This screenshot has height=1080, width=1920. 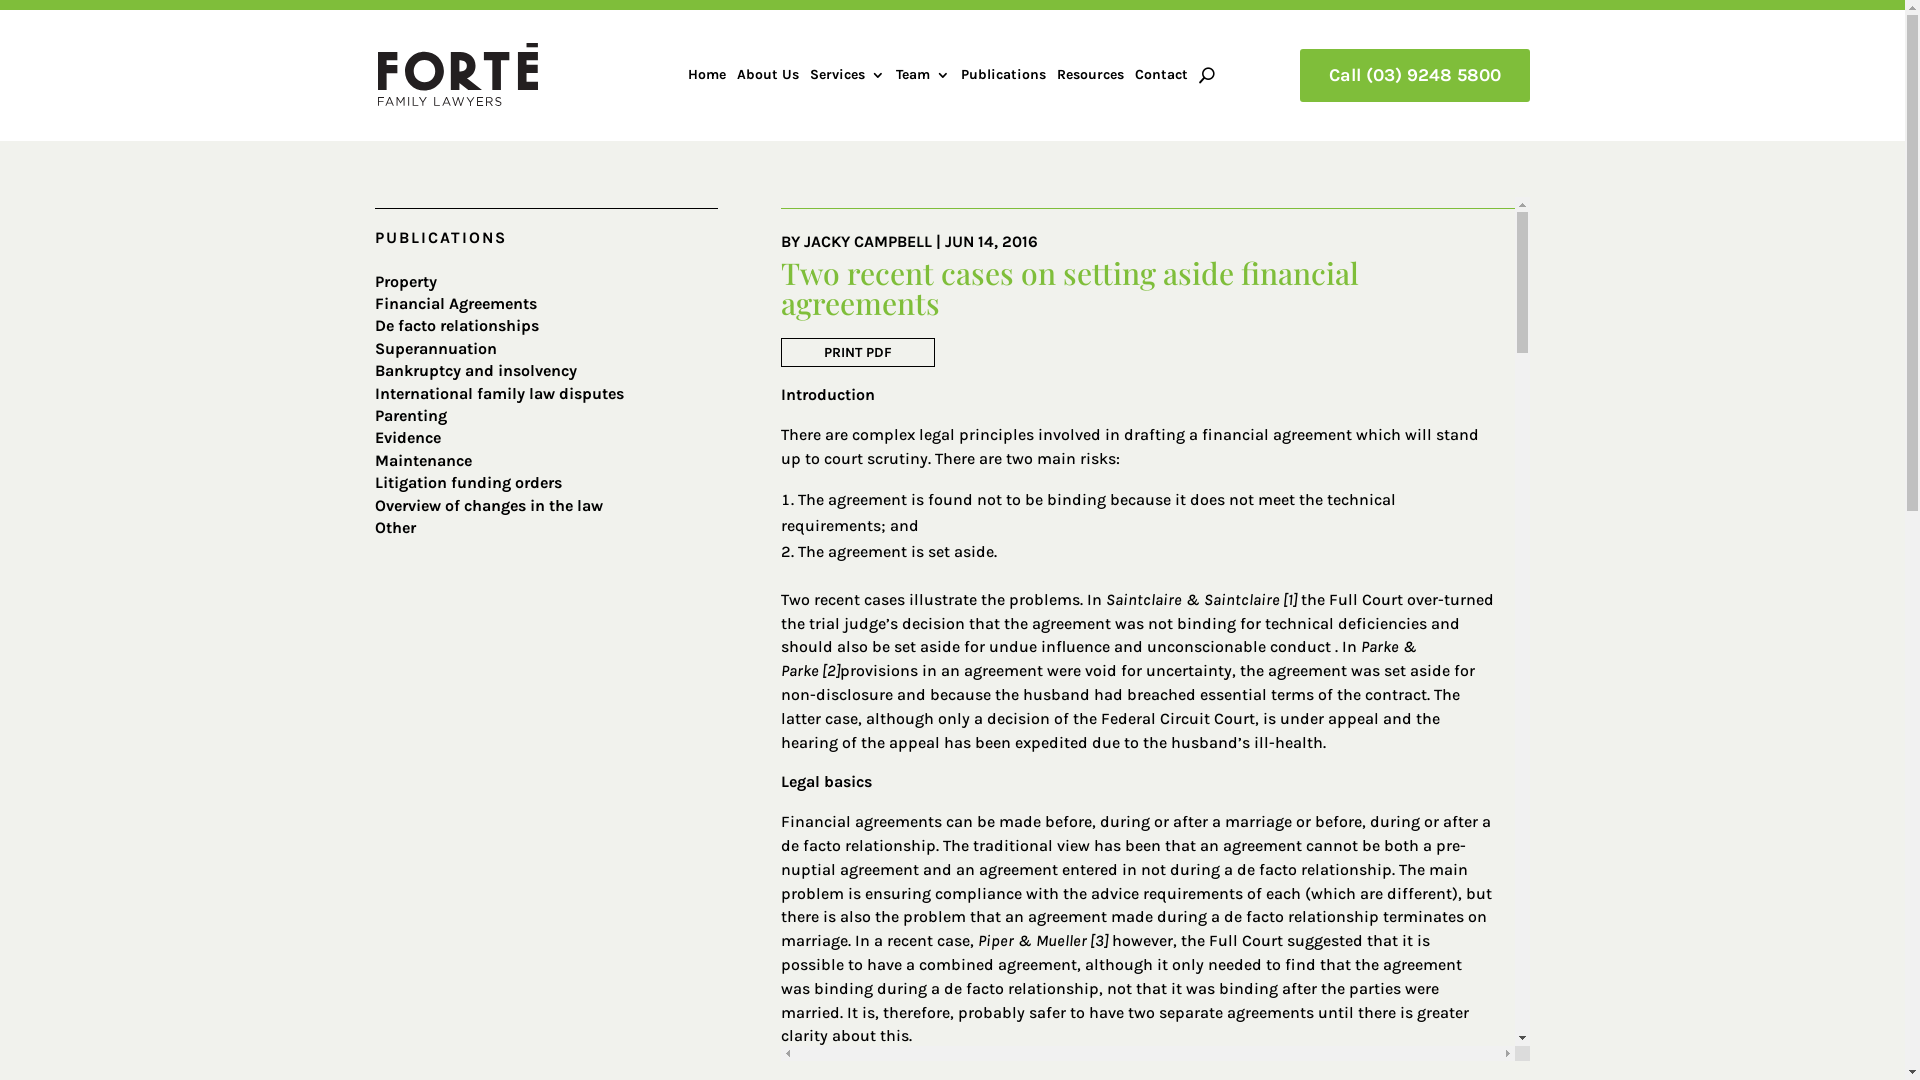 What do you see at coordinates (474, 370) in the screenshot?
I see `'Bankruptcy and insolvency'` at bounding box center [474, 370].